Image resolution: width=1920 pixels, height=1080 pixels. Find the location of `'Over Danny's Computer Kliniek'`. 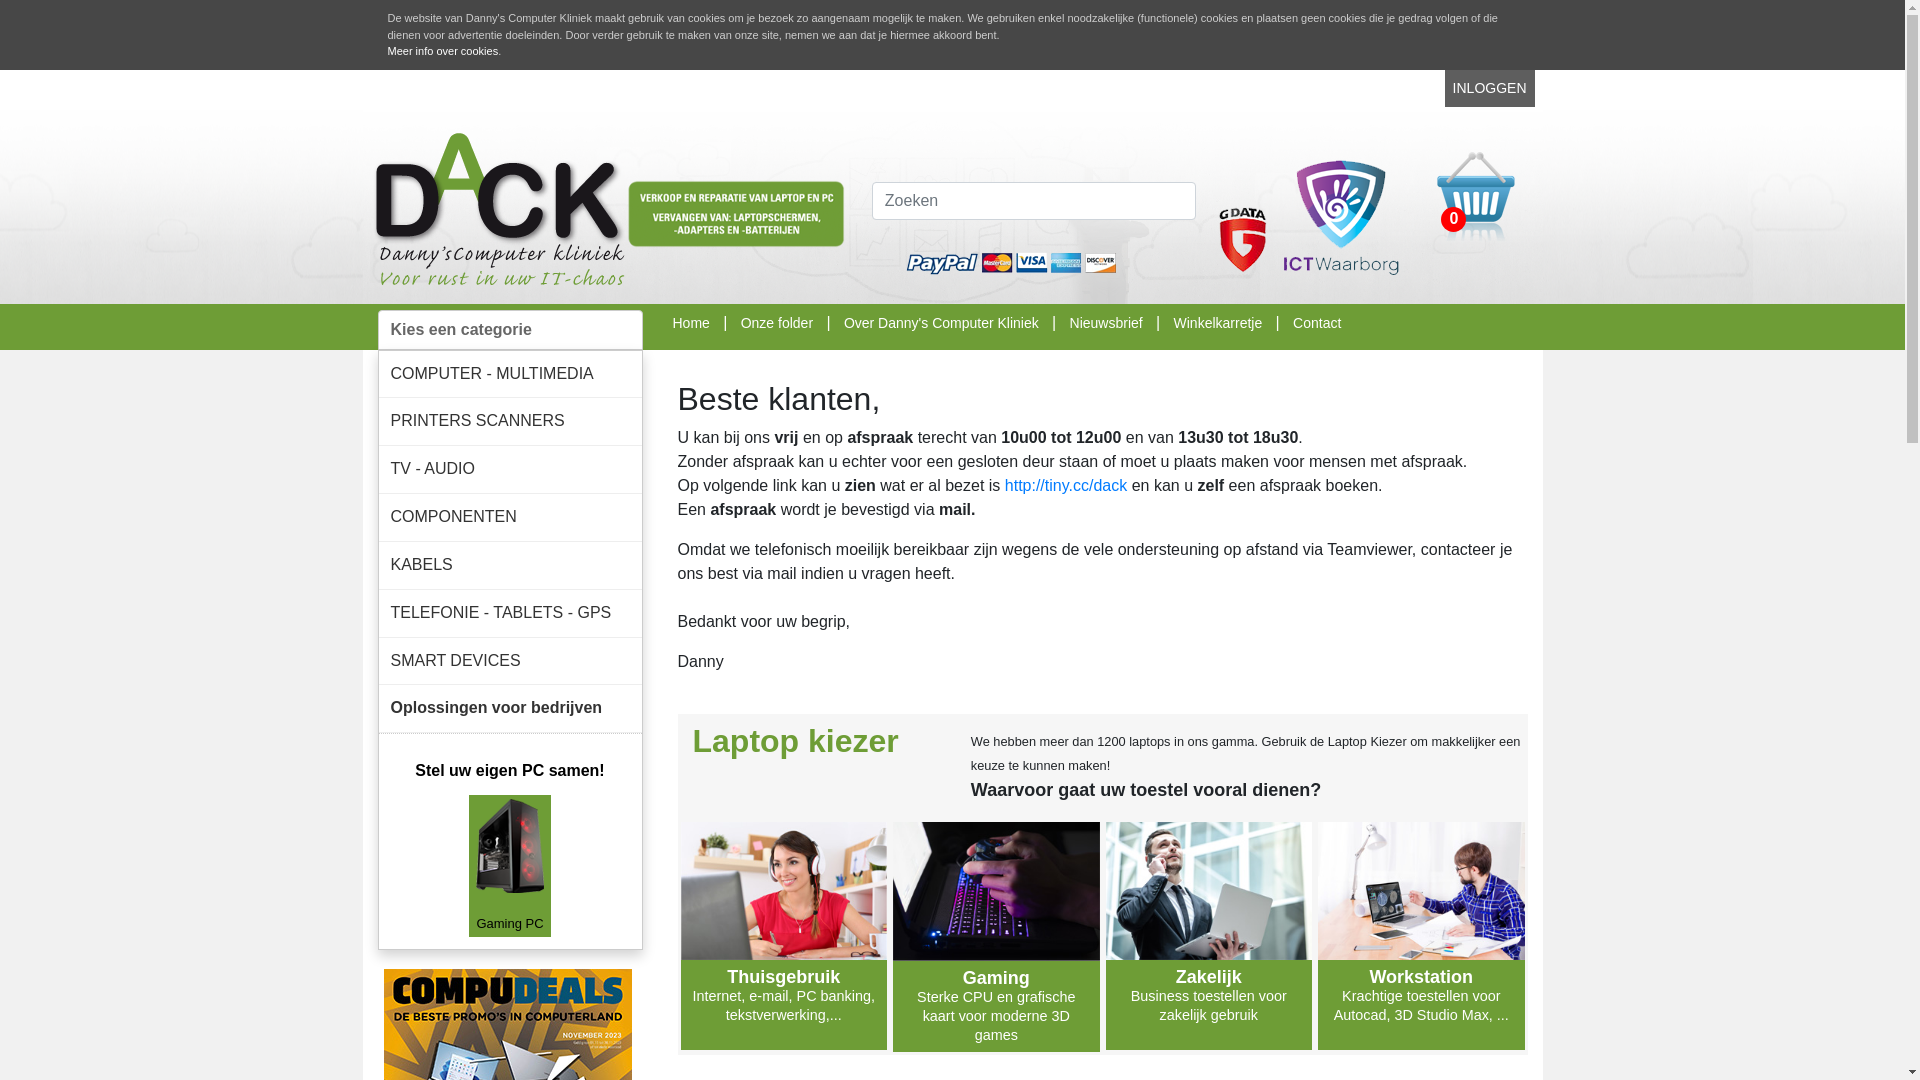

'Over Danny's Computer Kliniek' is located at coordinates (844, 320).